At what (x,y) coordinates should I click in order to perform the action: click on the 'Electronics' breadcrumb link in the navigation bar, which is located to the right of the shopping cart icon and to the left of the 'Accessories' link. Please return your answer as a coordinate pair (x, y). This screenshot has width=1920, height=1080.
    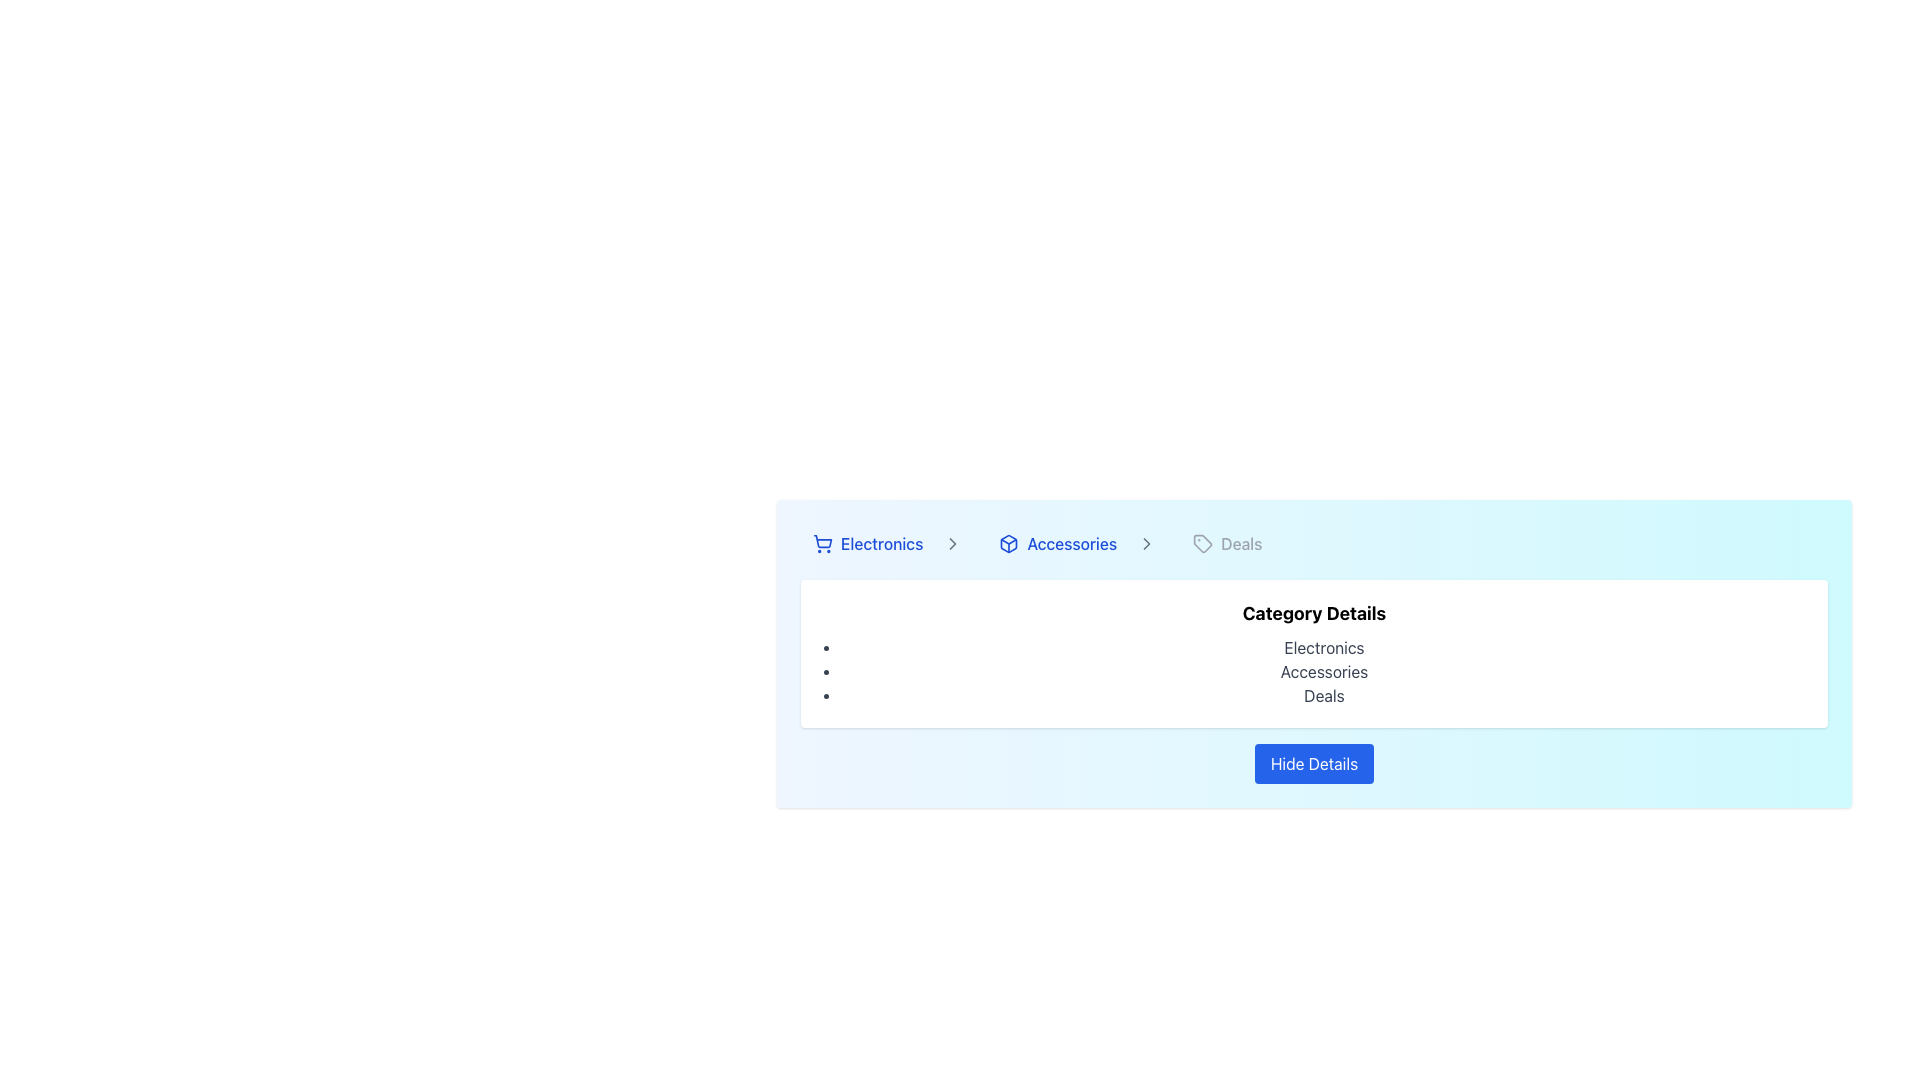
    Looking at the image, I should click on (881, 543).